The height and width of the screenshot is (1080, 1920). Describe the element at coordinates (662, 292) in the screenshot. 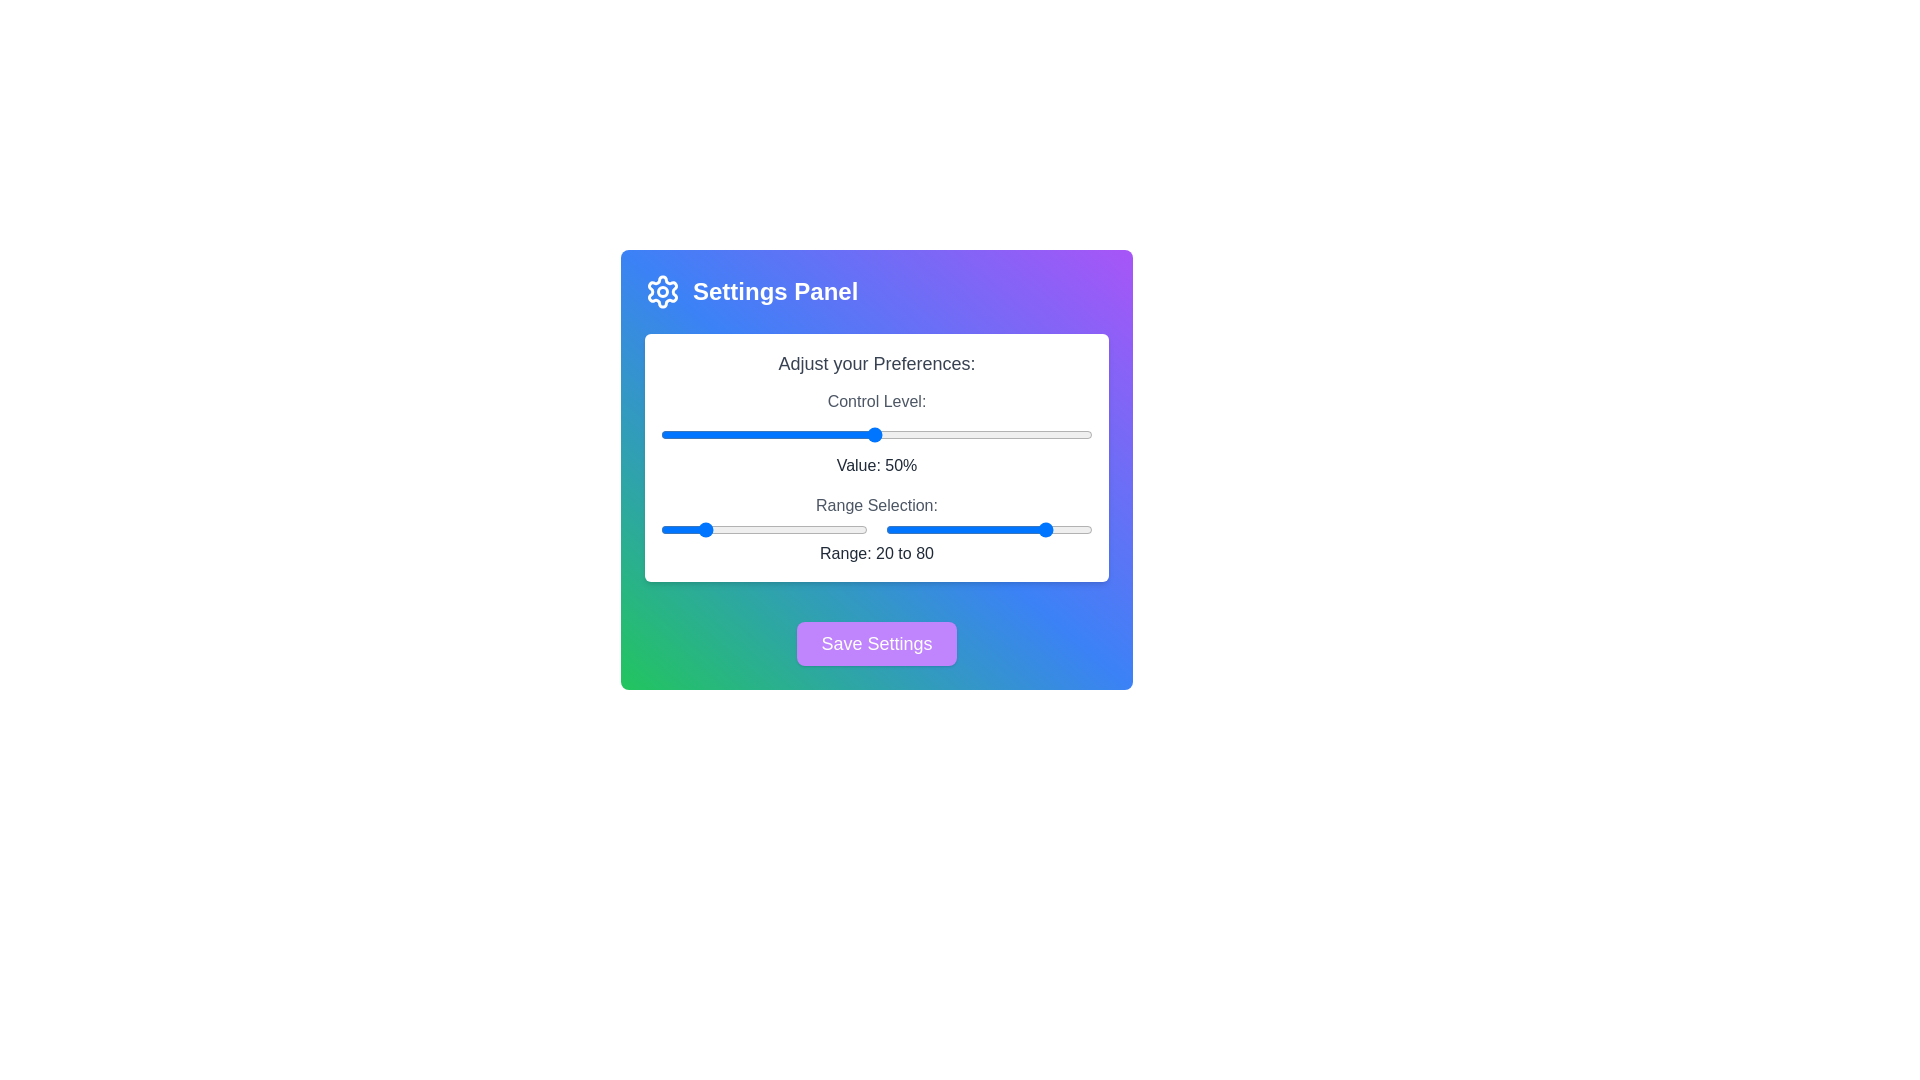

I see `the circular Icon component that serves as the central point of the gear icon located in the top-left corner of the settings panel` at that location.